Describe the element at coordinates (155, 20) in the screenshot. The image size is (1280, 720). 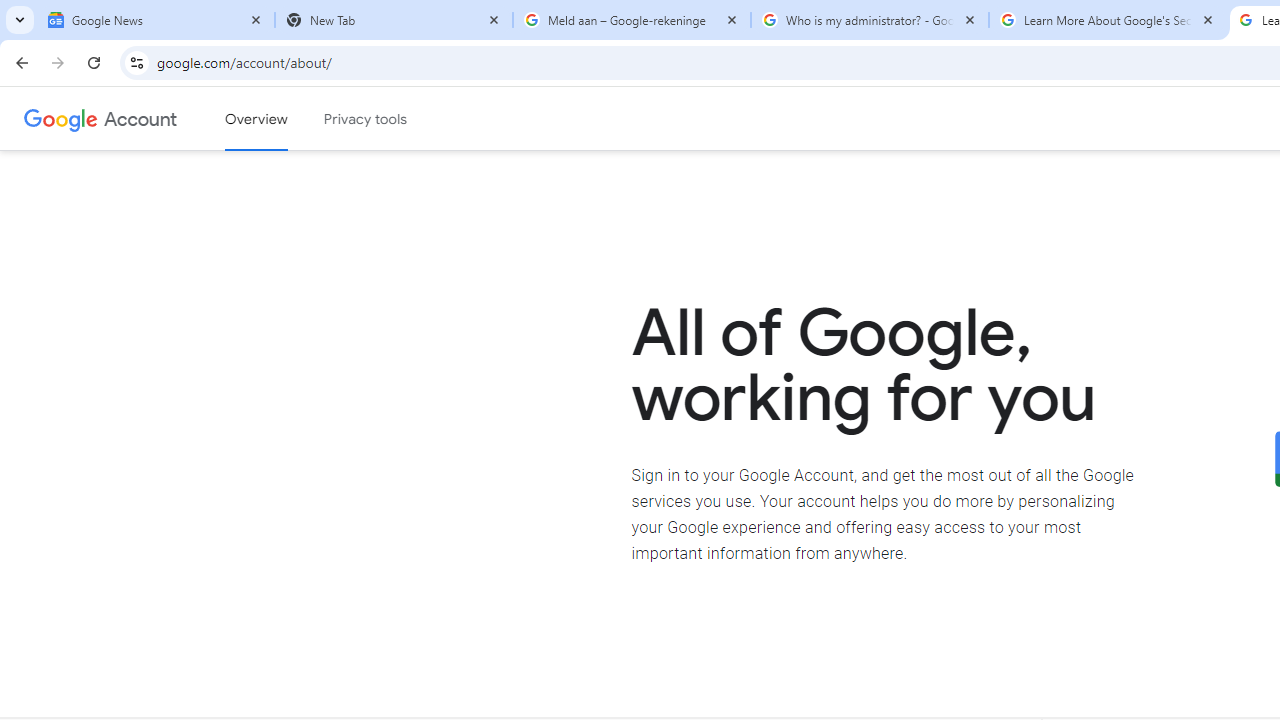
I see `'Google News'` at that location.